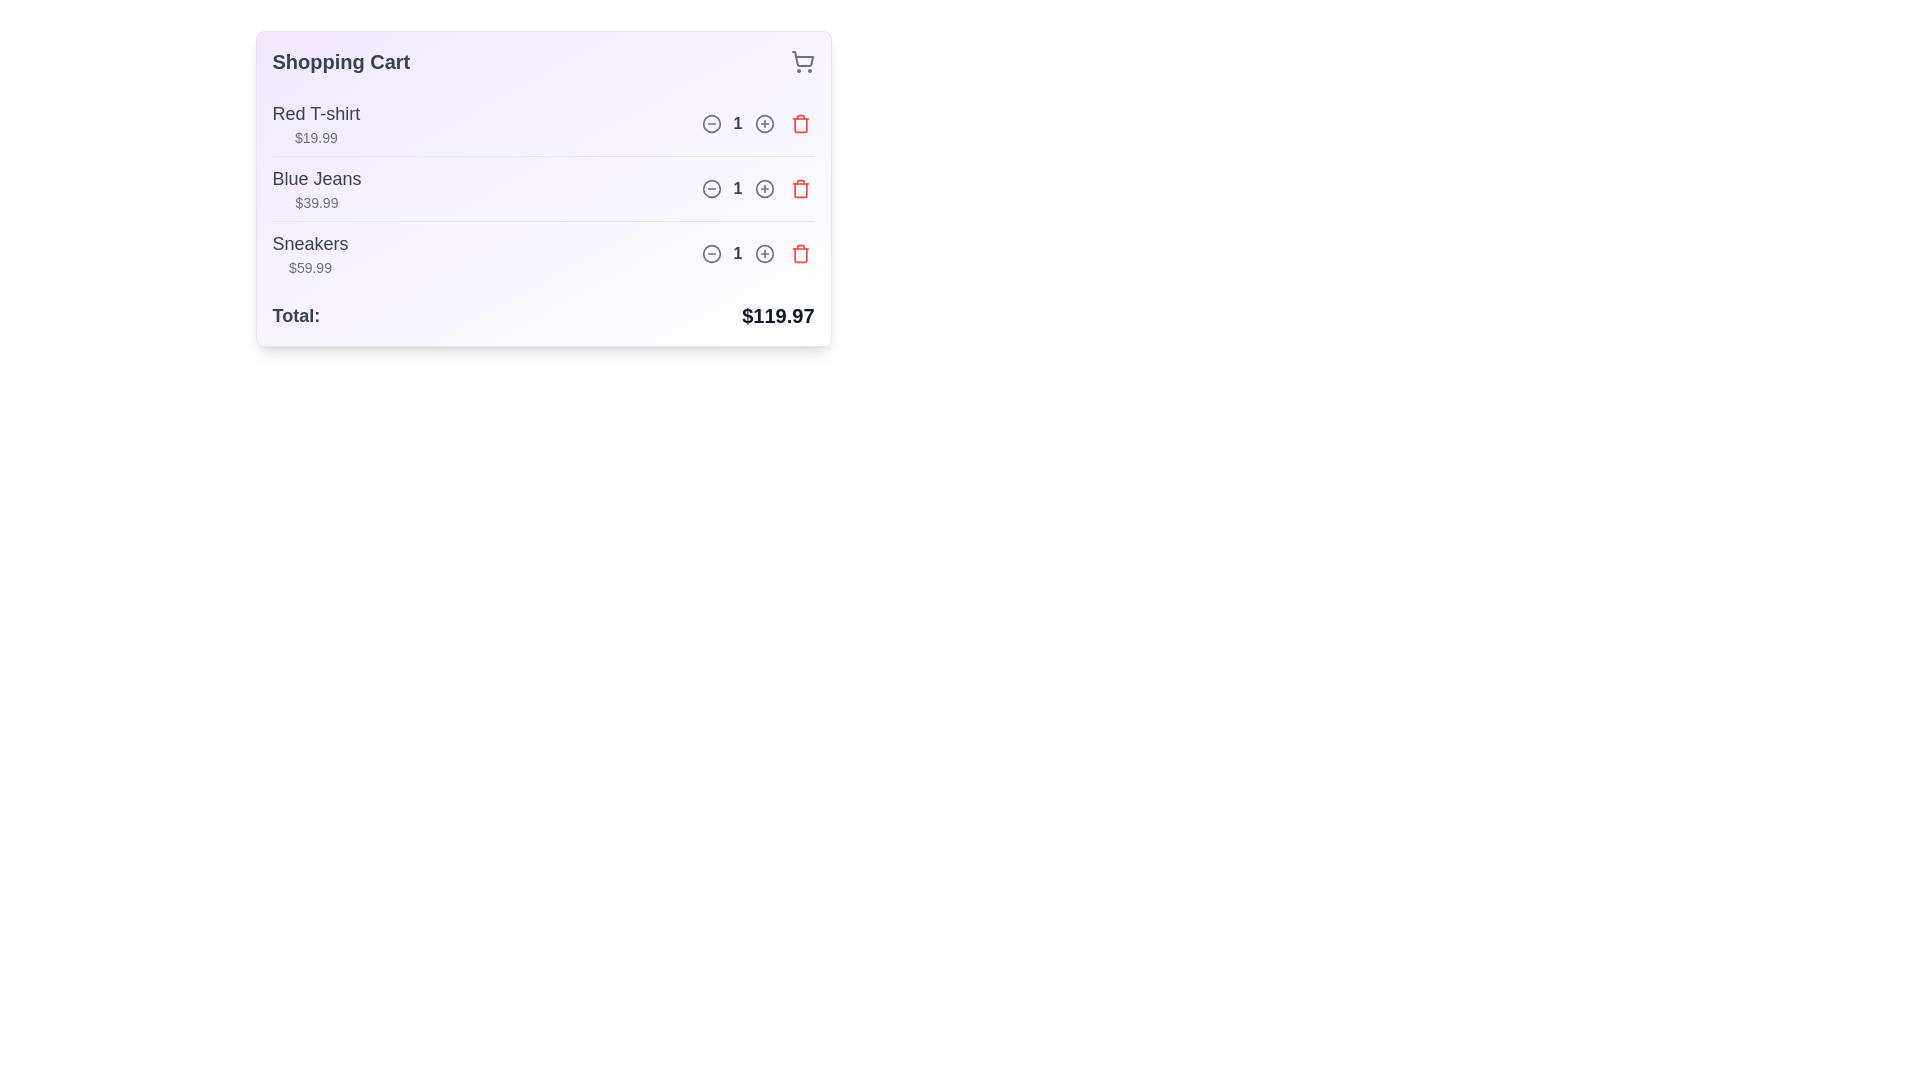 The image size is (1920, 1080). I want to click on the static text label displaying the number '1', which is positioned between the decrement ('-') and increment ('+') buttons in a shopping cart interface, so click(737, 253).